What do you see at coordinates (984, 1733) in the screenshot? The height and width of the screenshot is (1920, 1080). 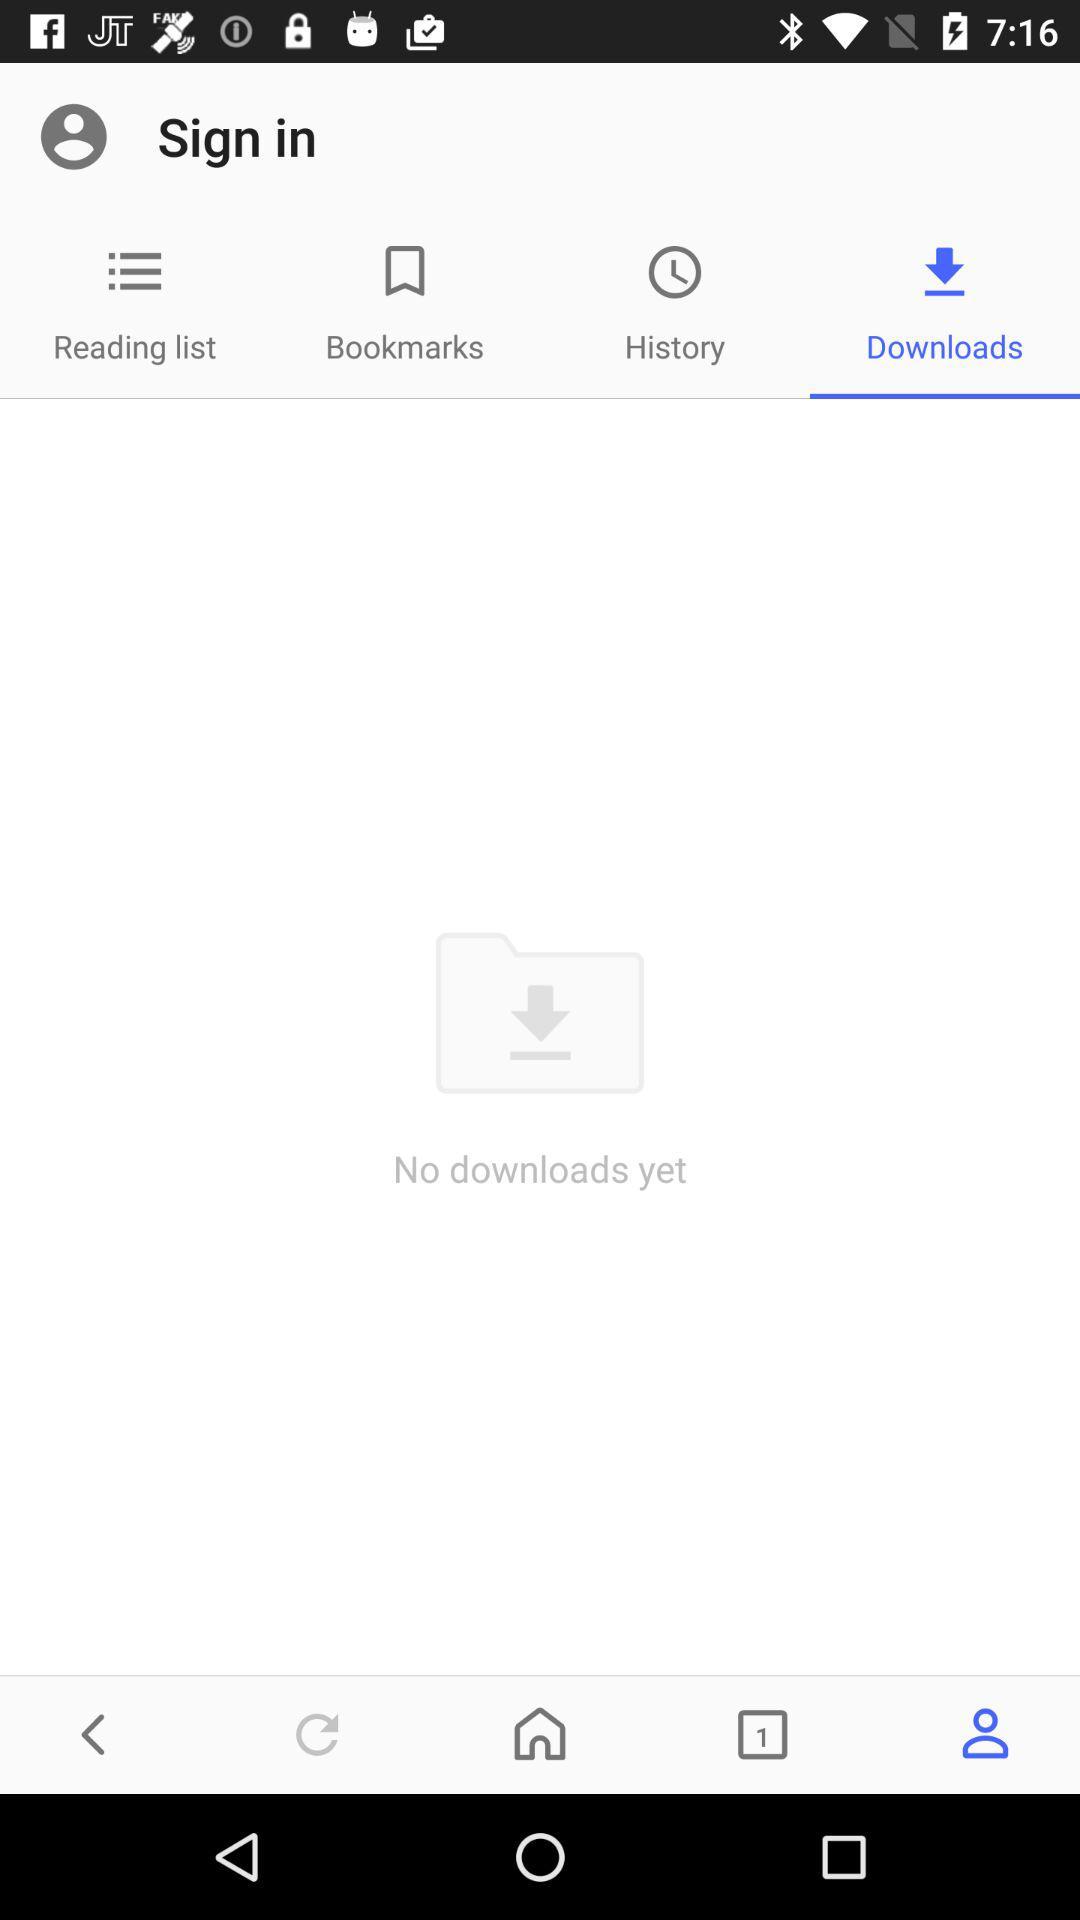 I see `the avatar icon` at bounding box center [984, 1733].